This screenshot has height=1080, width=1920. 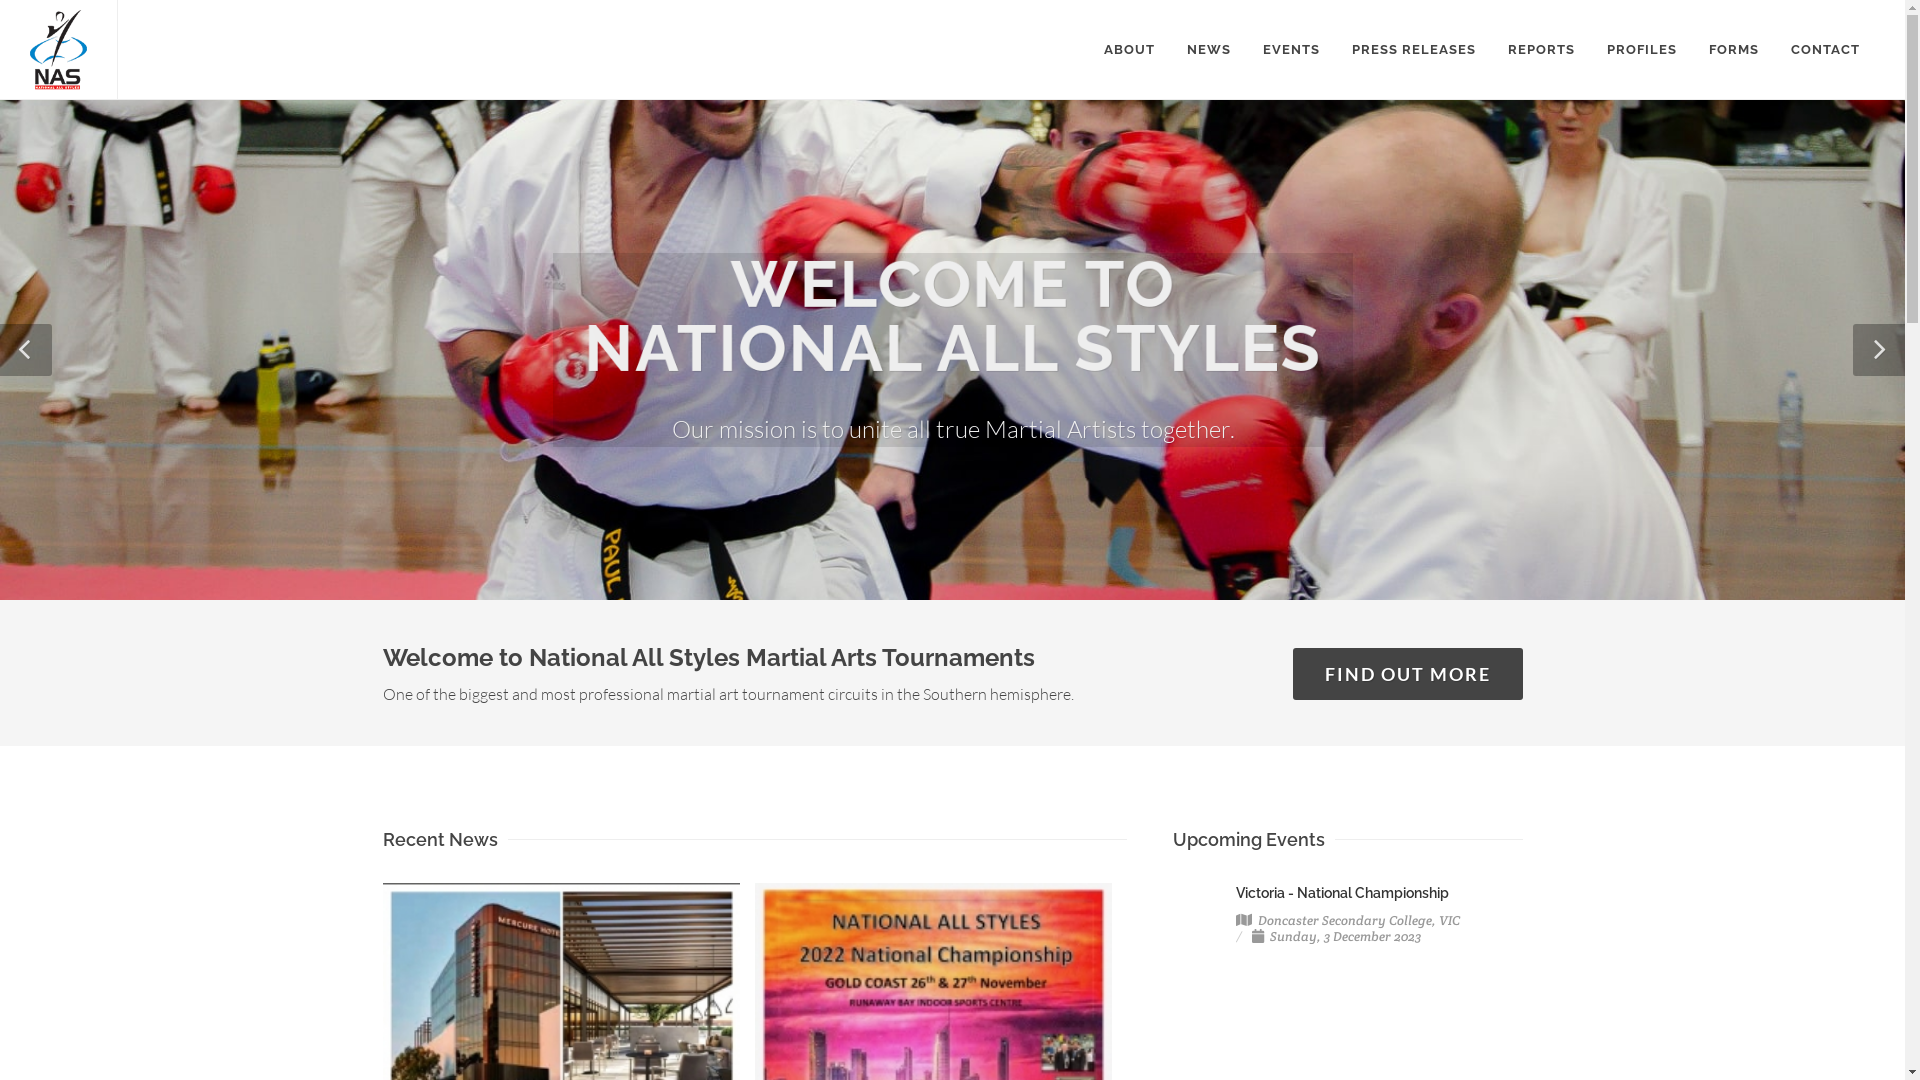 What do you see at coordinates (1291, 49) in the screenshot?
I see `'EVENTS'` at bounding box center [1291, 49].